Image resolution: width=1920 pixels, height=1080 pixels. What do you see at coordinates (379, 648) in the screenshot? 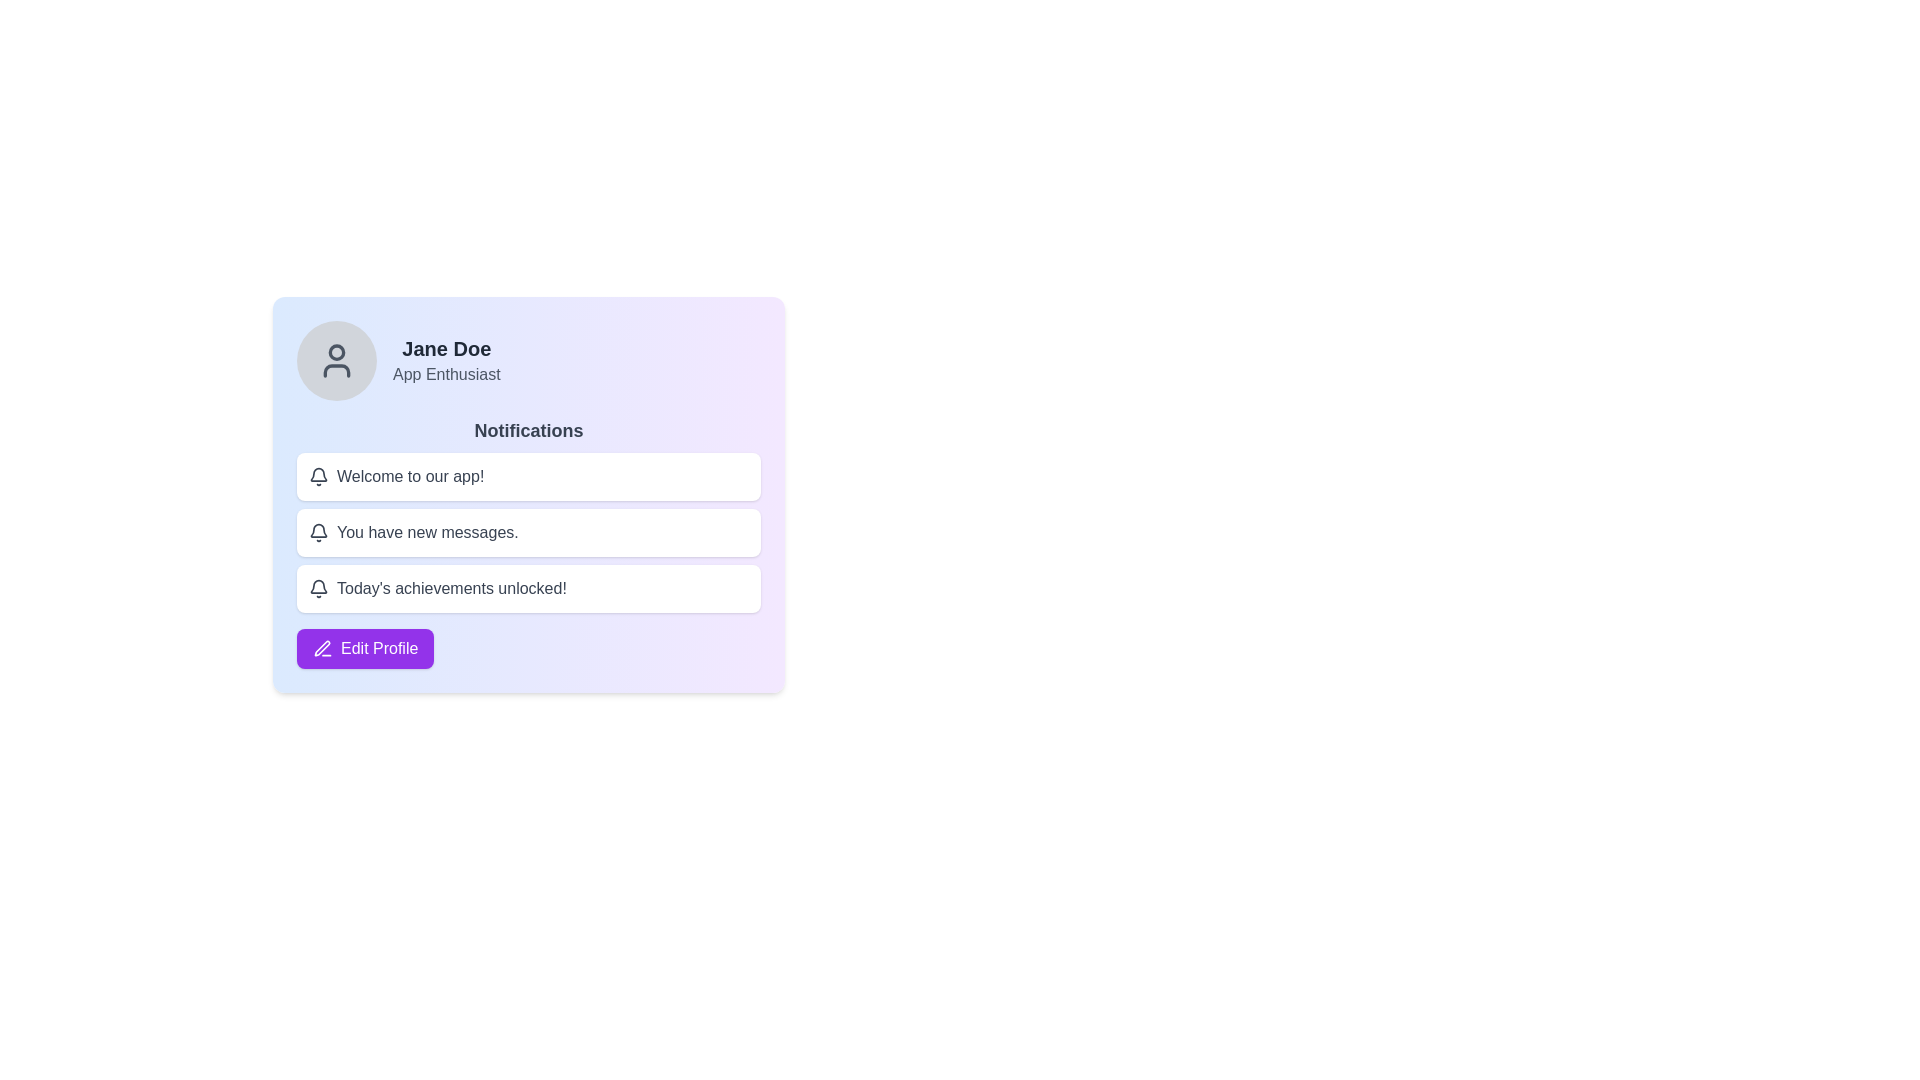
I see `the button labeled 'Edit Profile' which is styled with a bold white font on a purple background, located at the bottom of the user profile card` at bounding box center [379, 648].